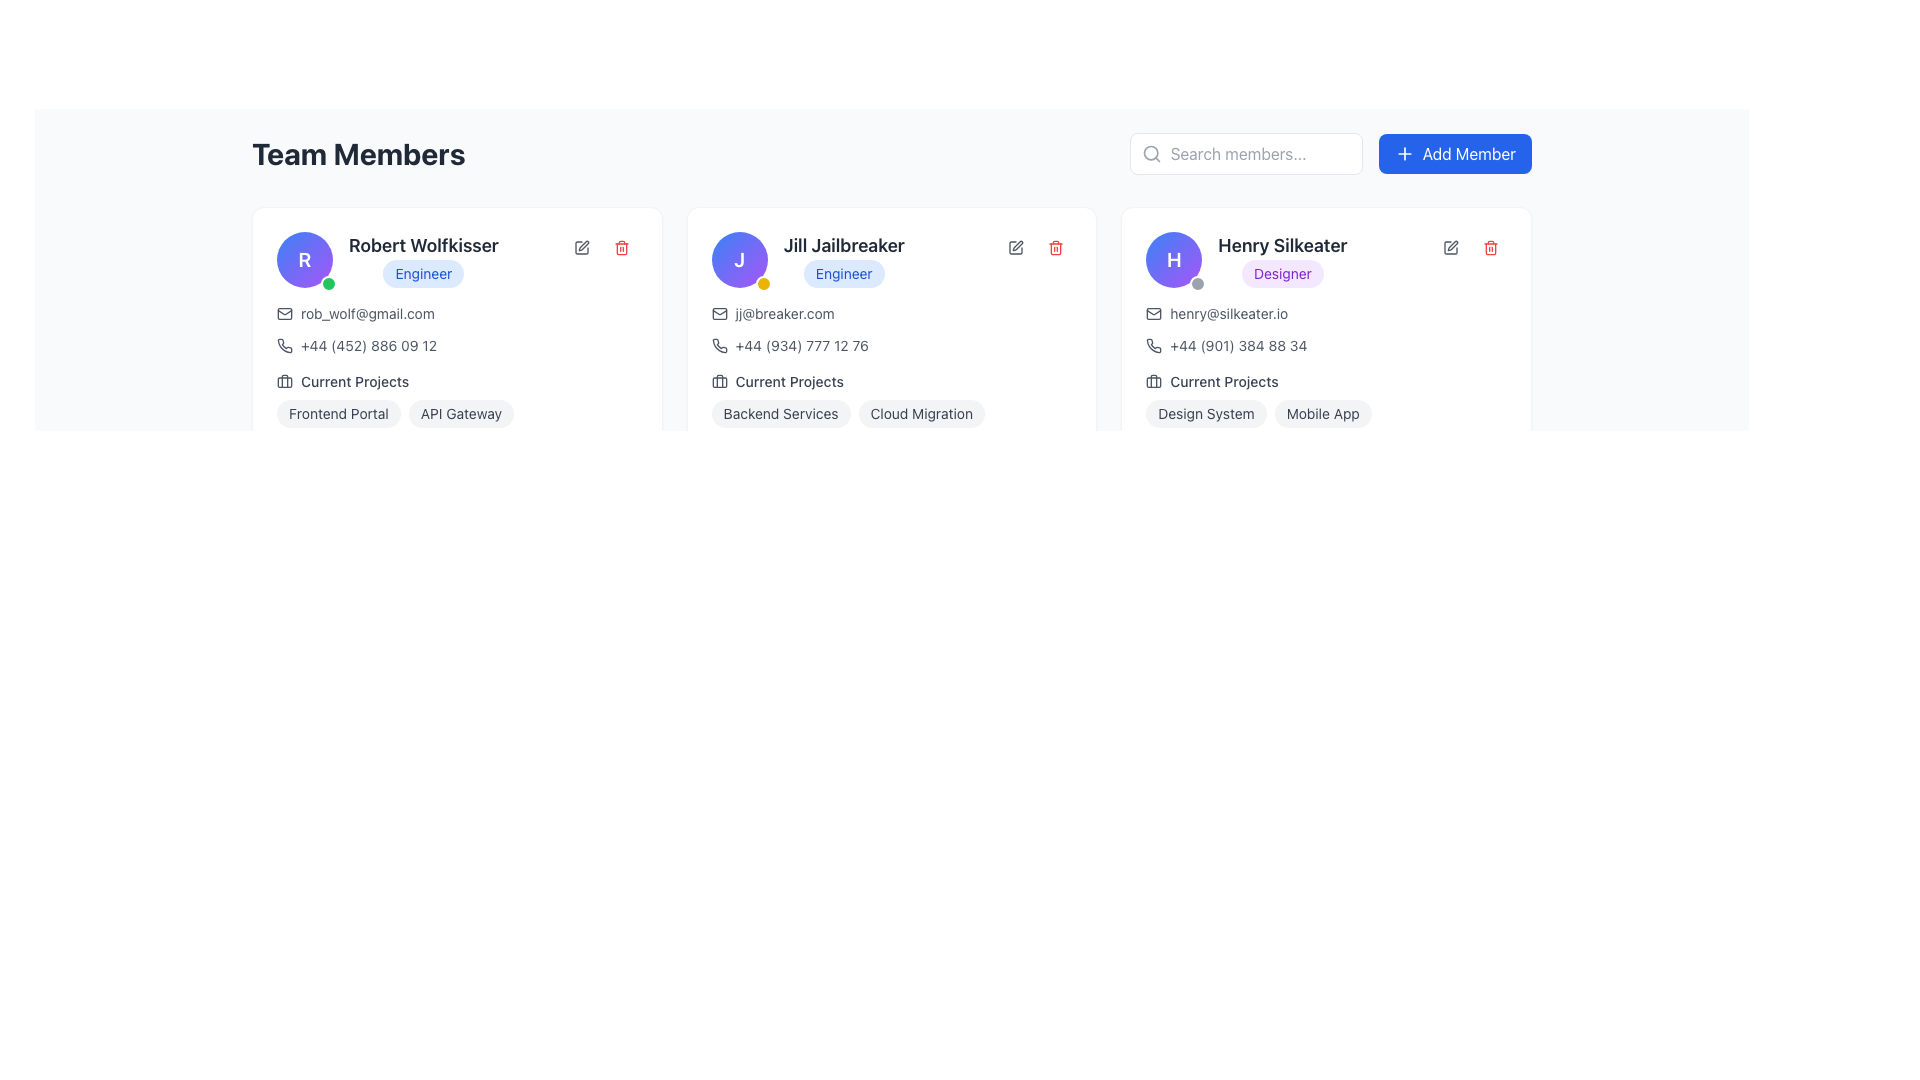  Describe the element at coordinates (1450, 246) in the screenshot. I see `the button` at that location.